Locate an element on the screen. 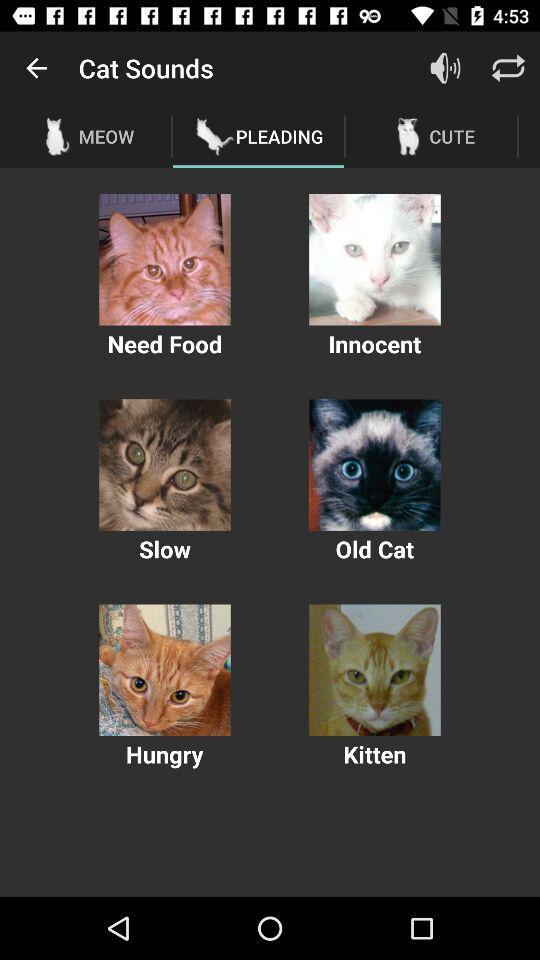 The image size is (540, 960). image button is located at coordinates (374, 465).